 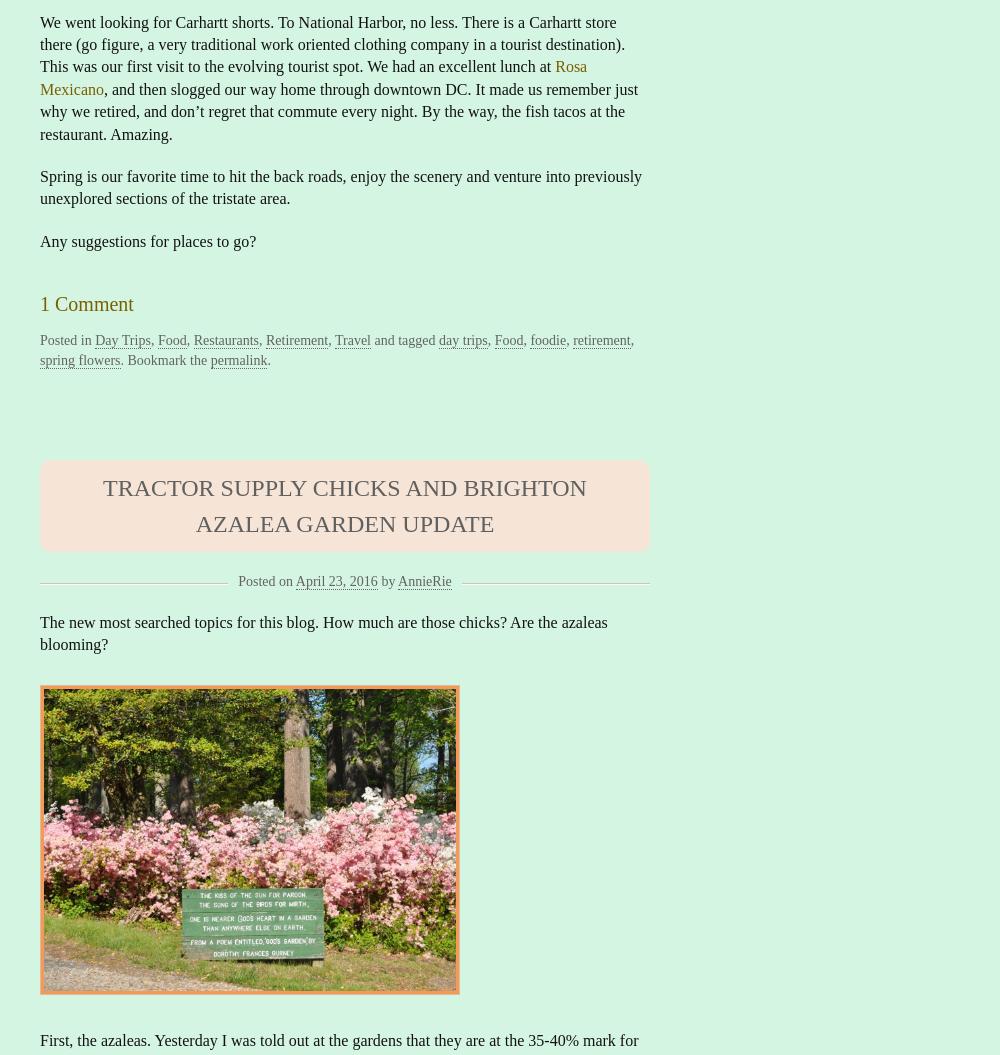 I want to click on 'Posted in', so click(x=66, y=339).